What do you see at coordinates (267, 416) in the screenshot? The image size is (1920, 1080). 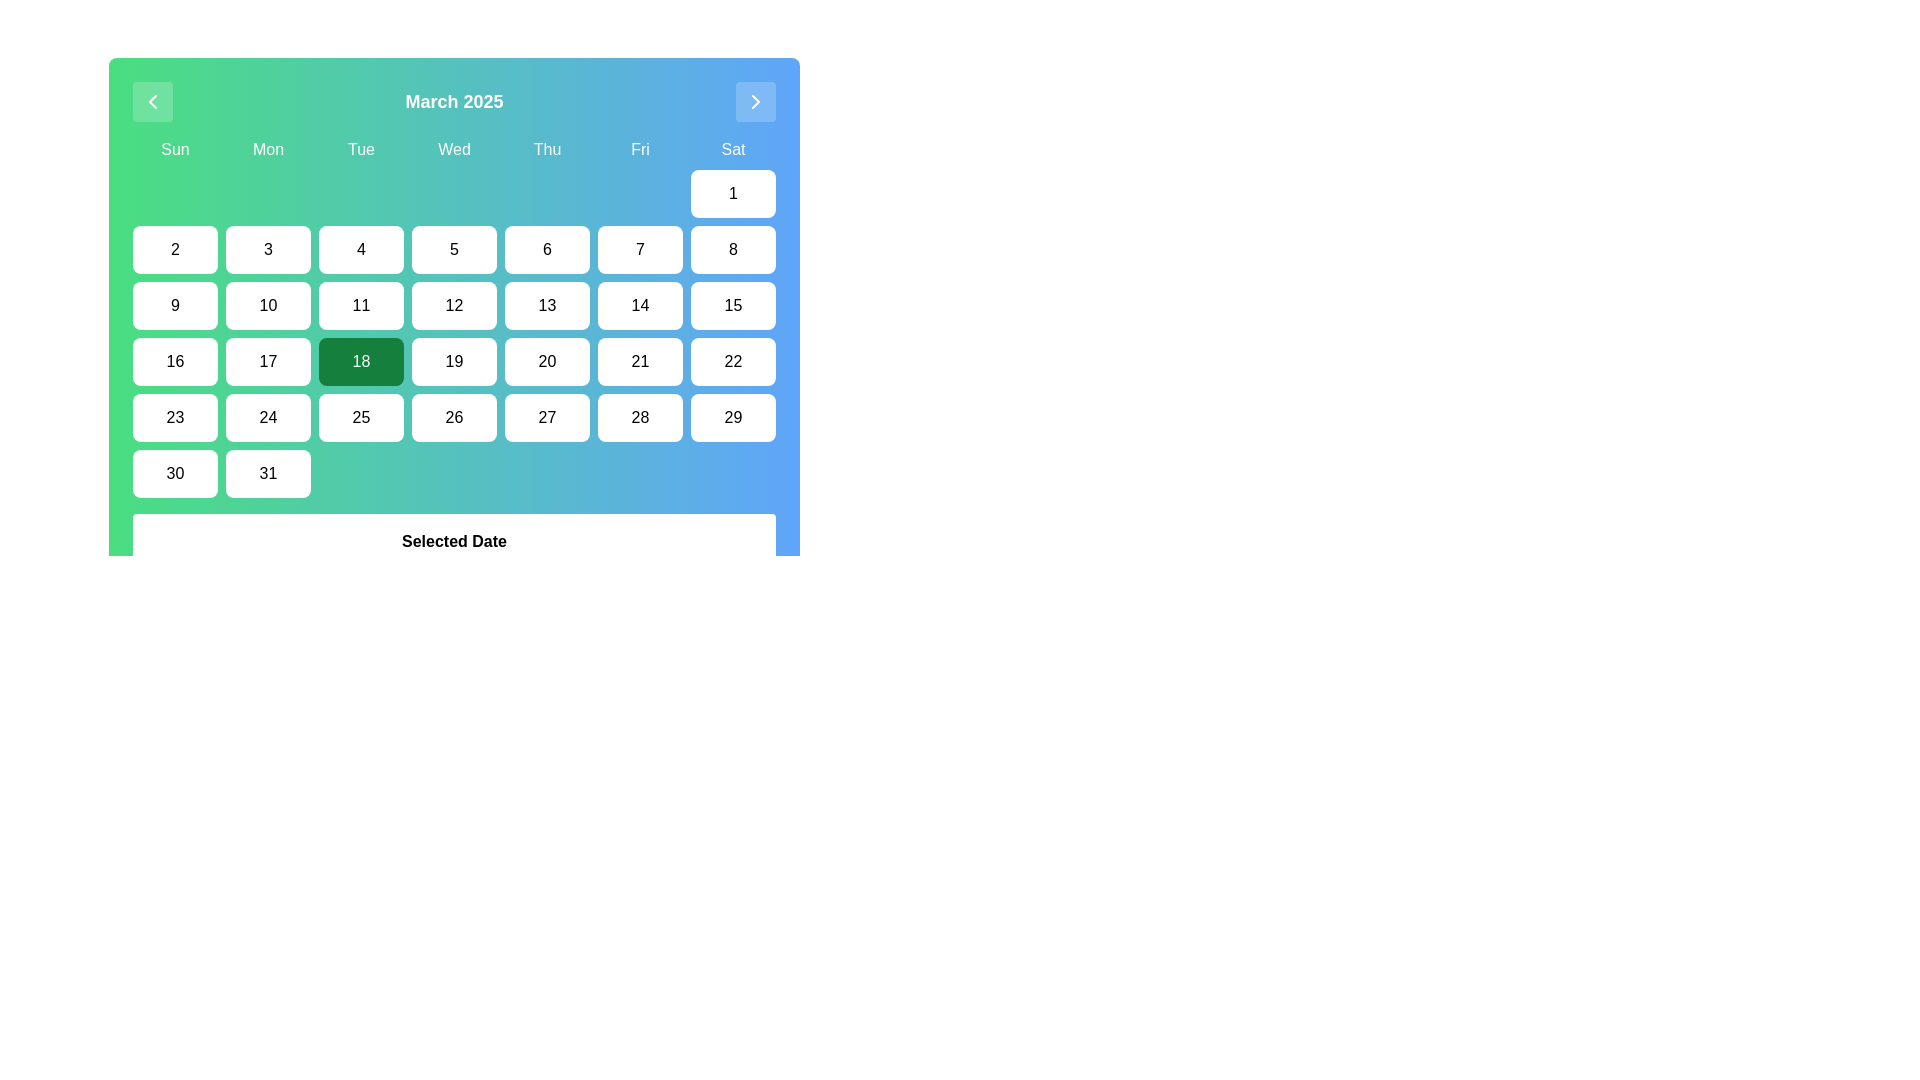 I see `the selectable calendar date button for the 24th day located under the 'Sun' header in the fourth column of the fifth row` at bounding box center [267, 416].